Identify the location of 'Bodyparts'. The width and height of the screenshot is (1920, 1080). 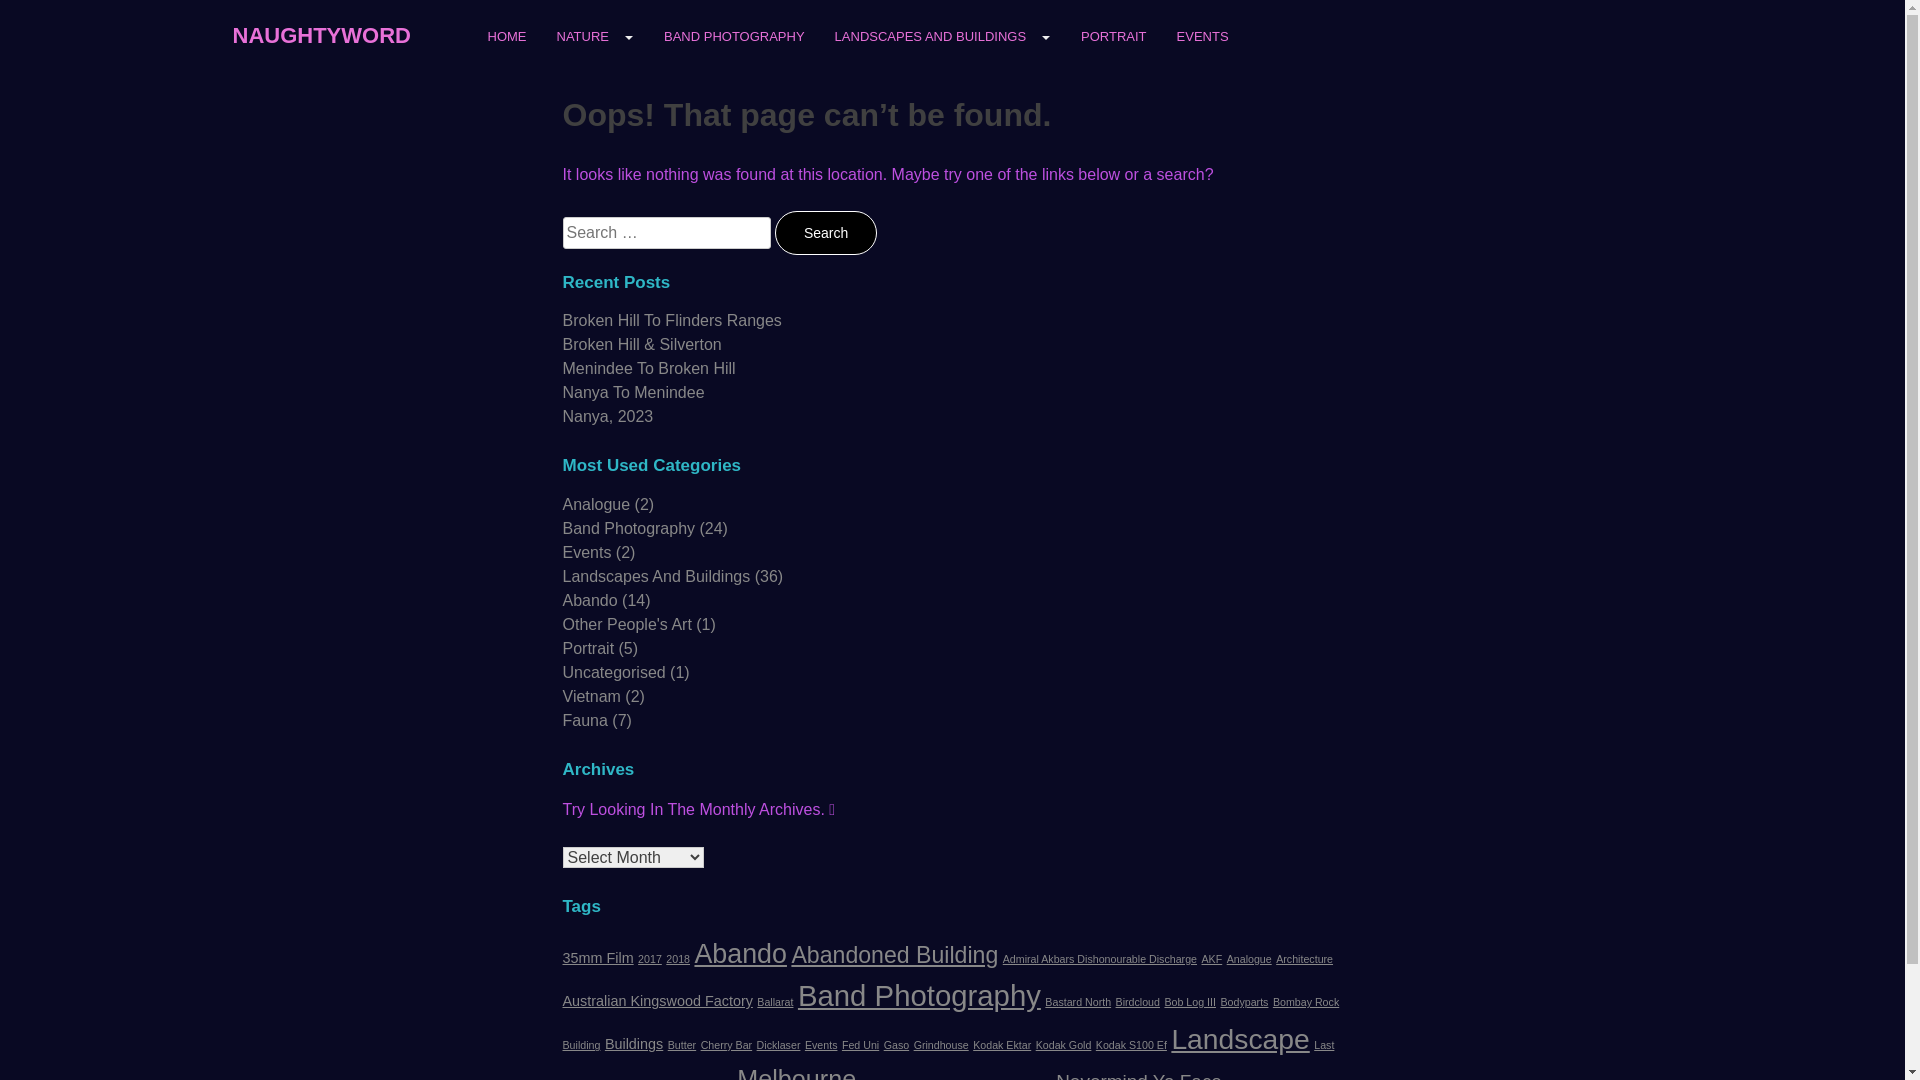
(1242, 1002).